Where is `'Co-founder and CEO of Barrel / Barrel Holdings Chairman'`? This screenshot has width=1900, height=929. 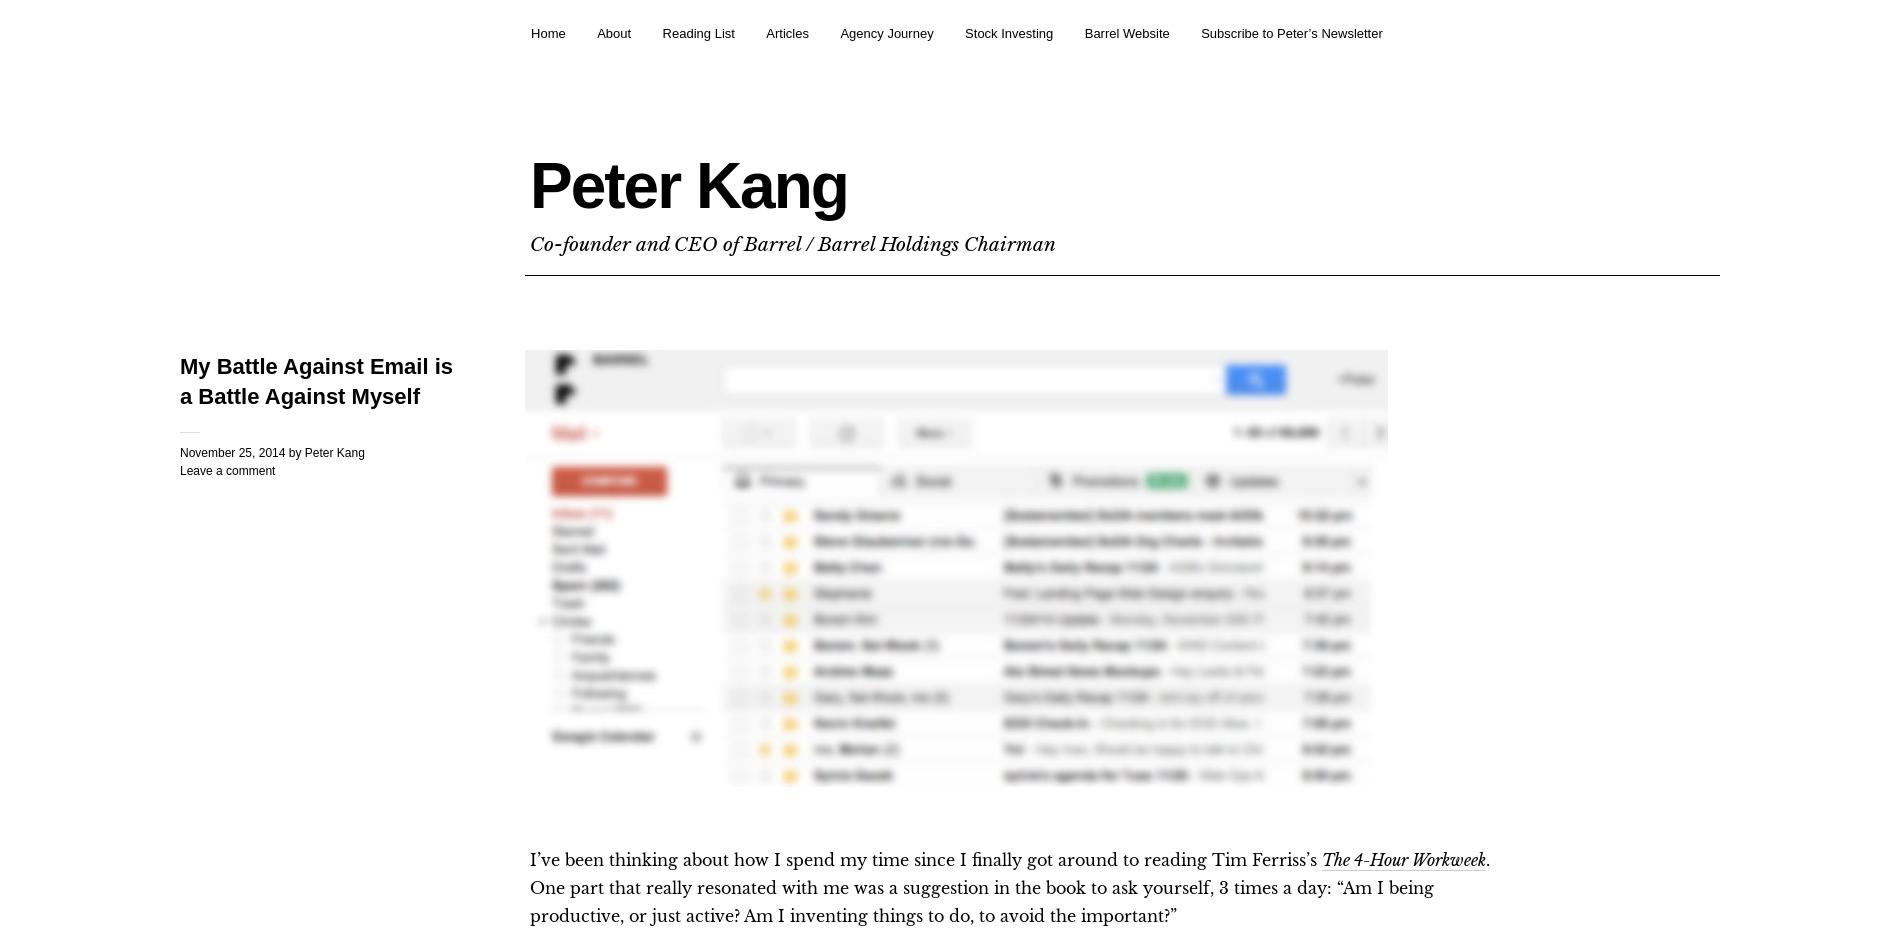 'Co-founder and CEO of Barrel / Barrel Holdings Chairman' is located at coordinates (529, 242).